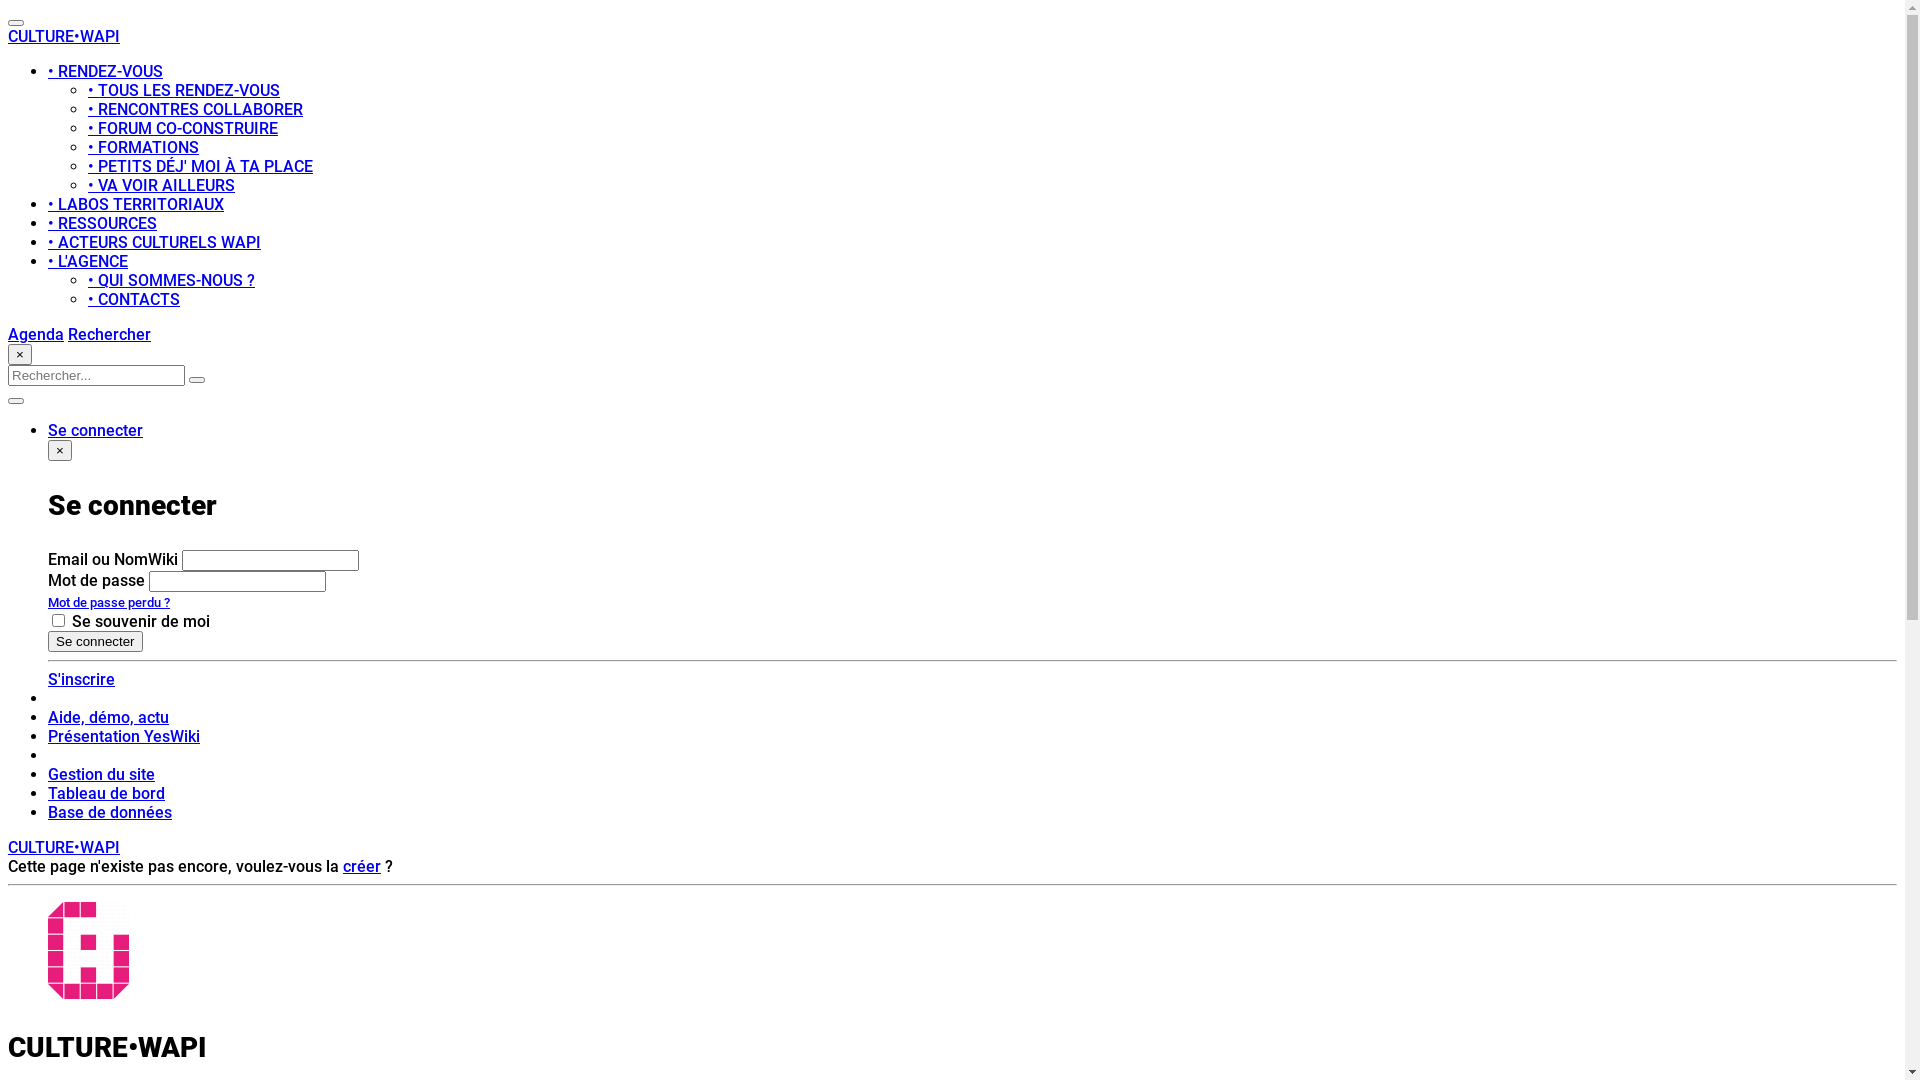 The image size is (1920, 1080). Describe the element at coordinates (80, 678) in the screenshot. I see `'S'inscrire'` at that location.